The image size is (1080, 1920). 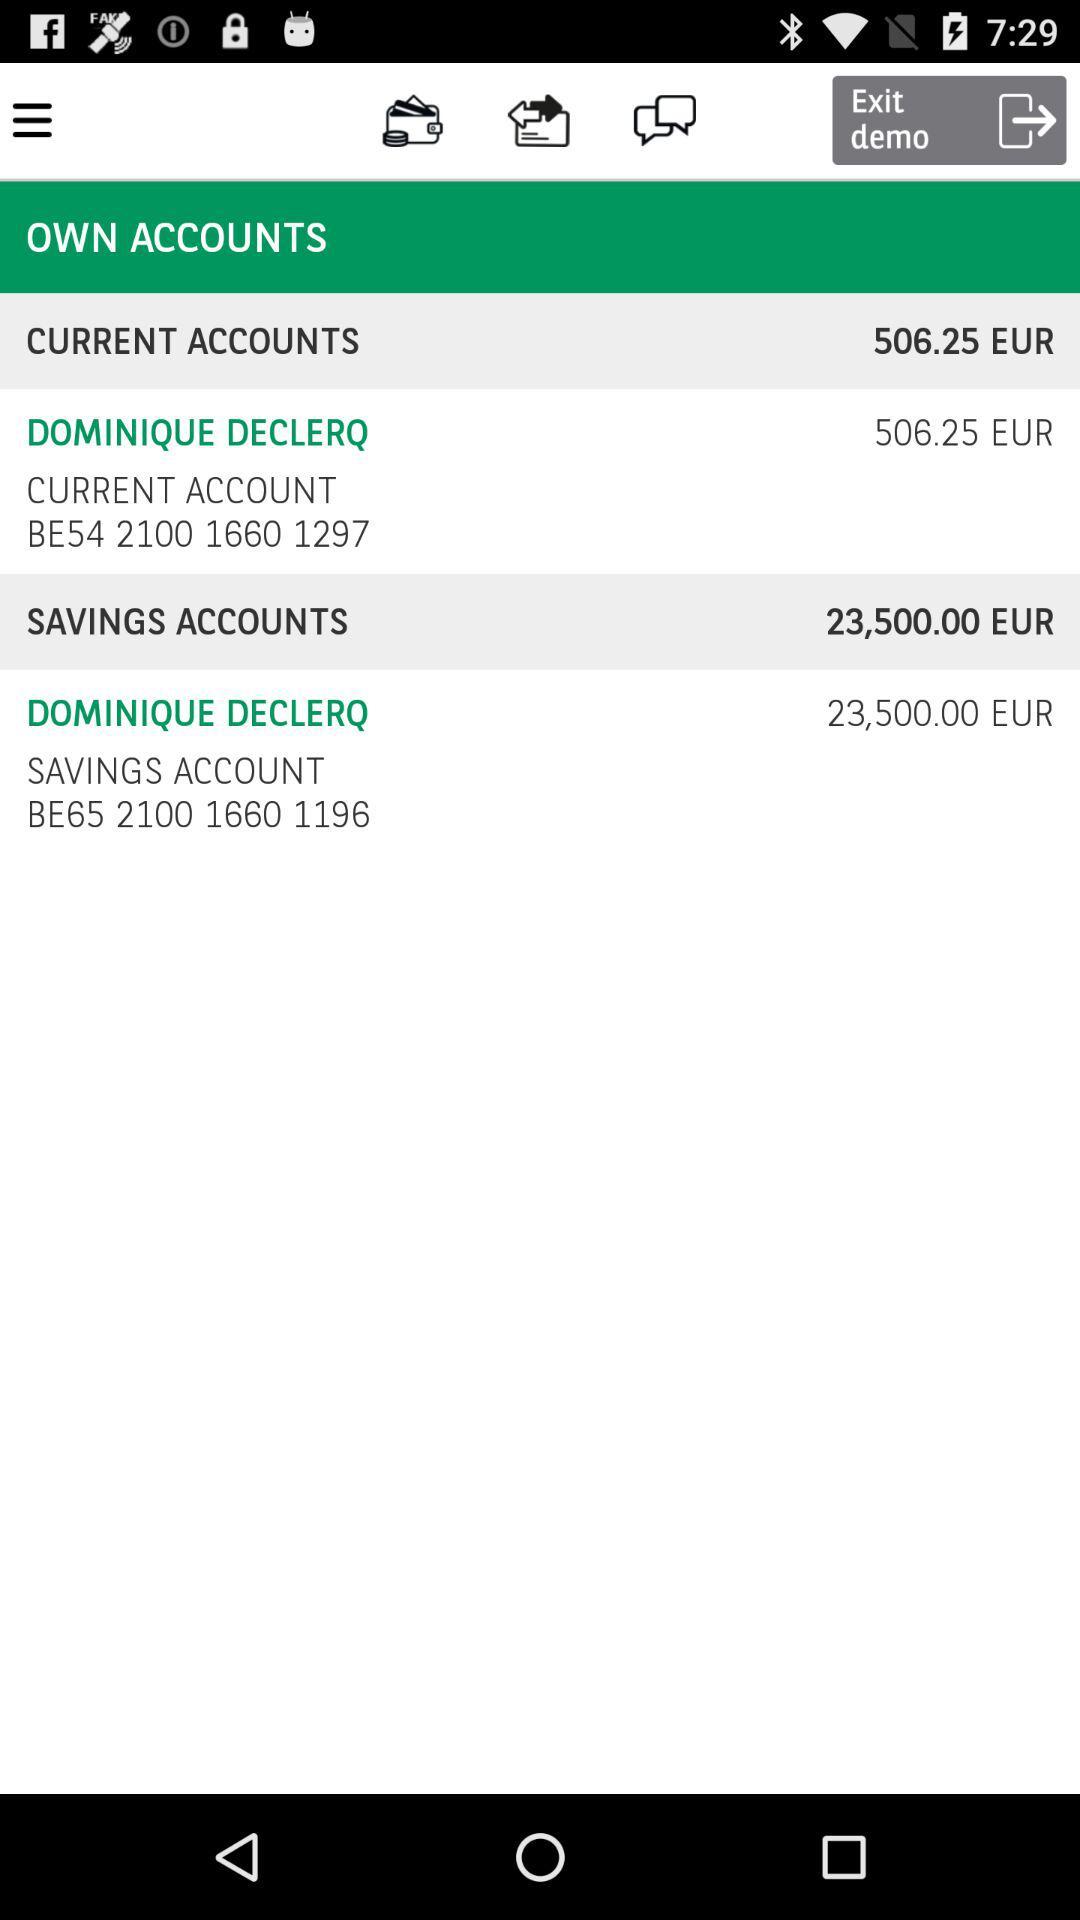 I want to click on the icon above be54 2100 1660 checkbox, so click(x=181, y=490).